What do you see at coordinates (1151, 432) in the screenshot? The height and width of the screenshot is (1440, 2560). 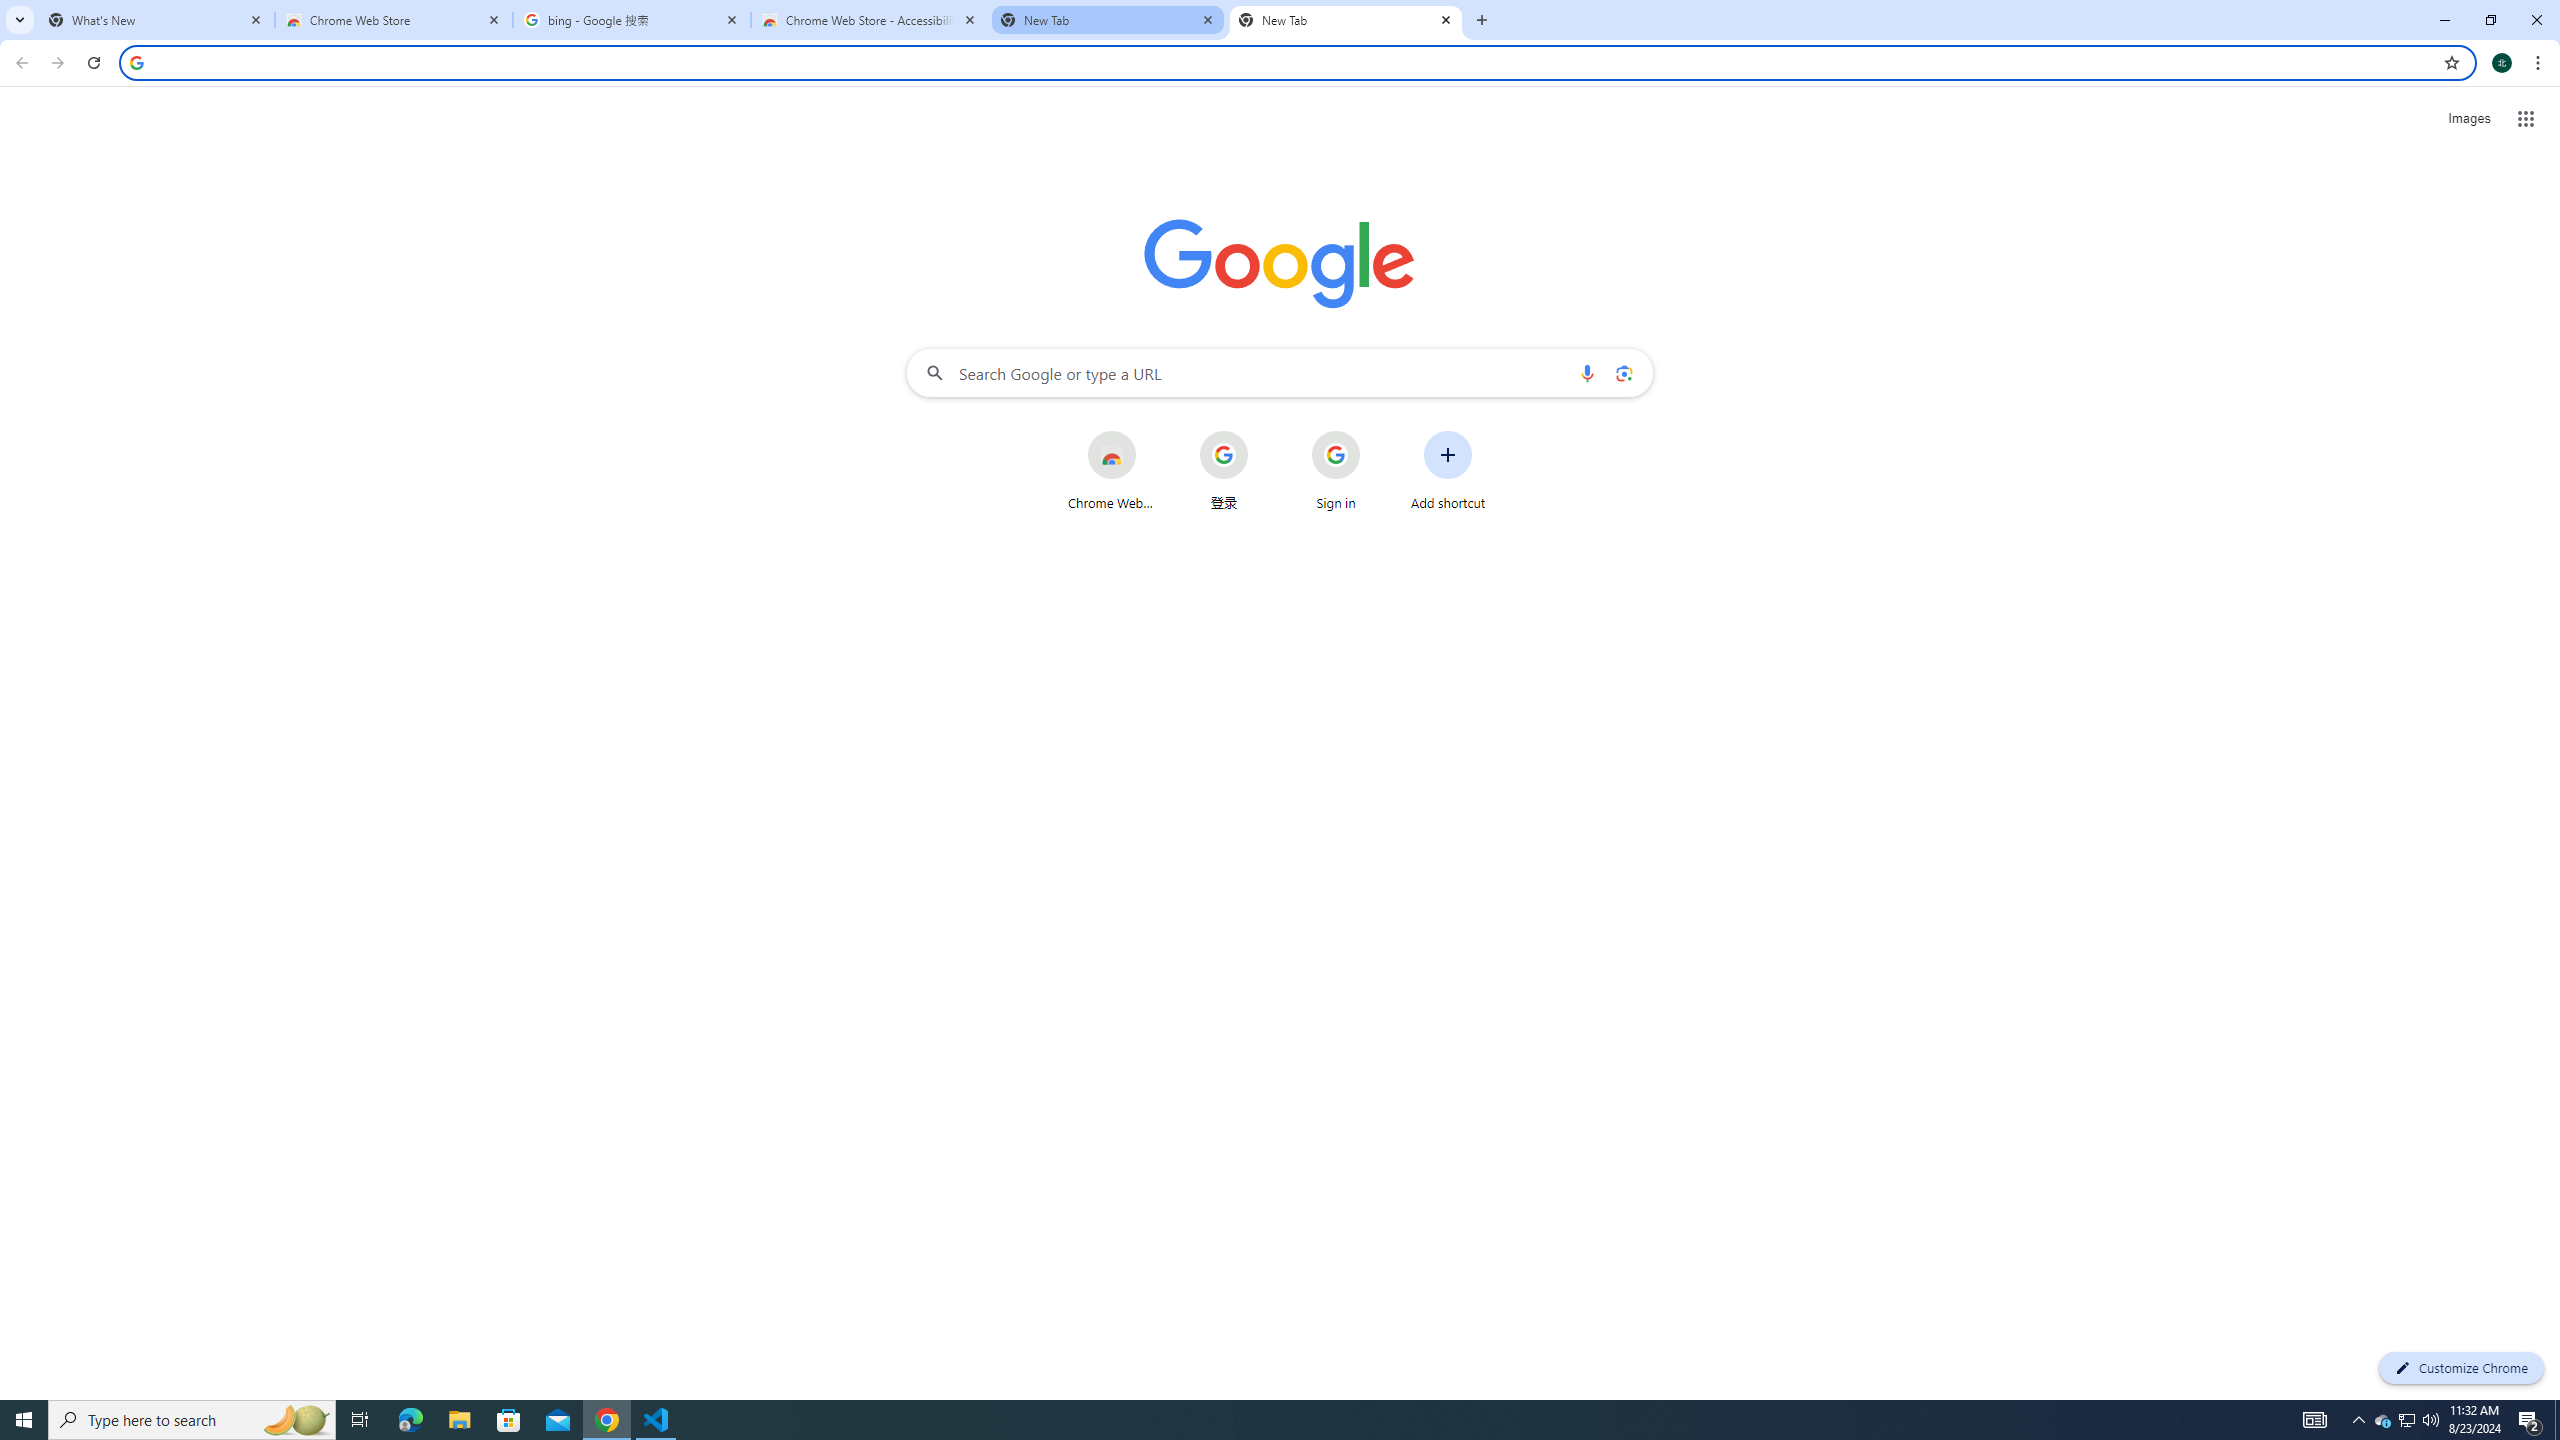 I see `'More actions for Chrome Web Store shortcut'` at bounding box center [1151, 432].